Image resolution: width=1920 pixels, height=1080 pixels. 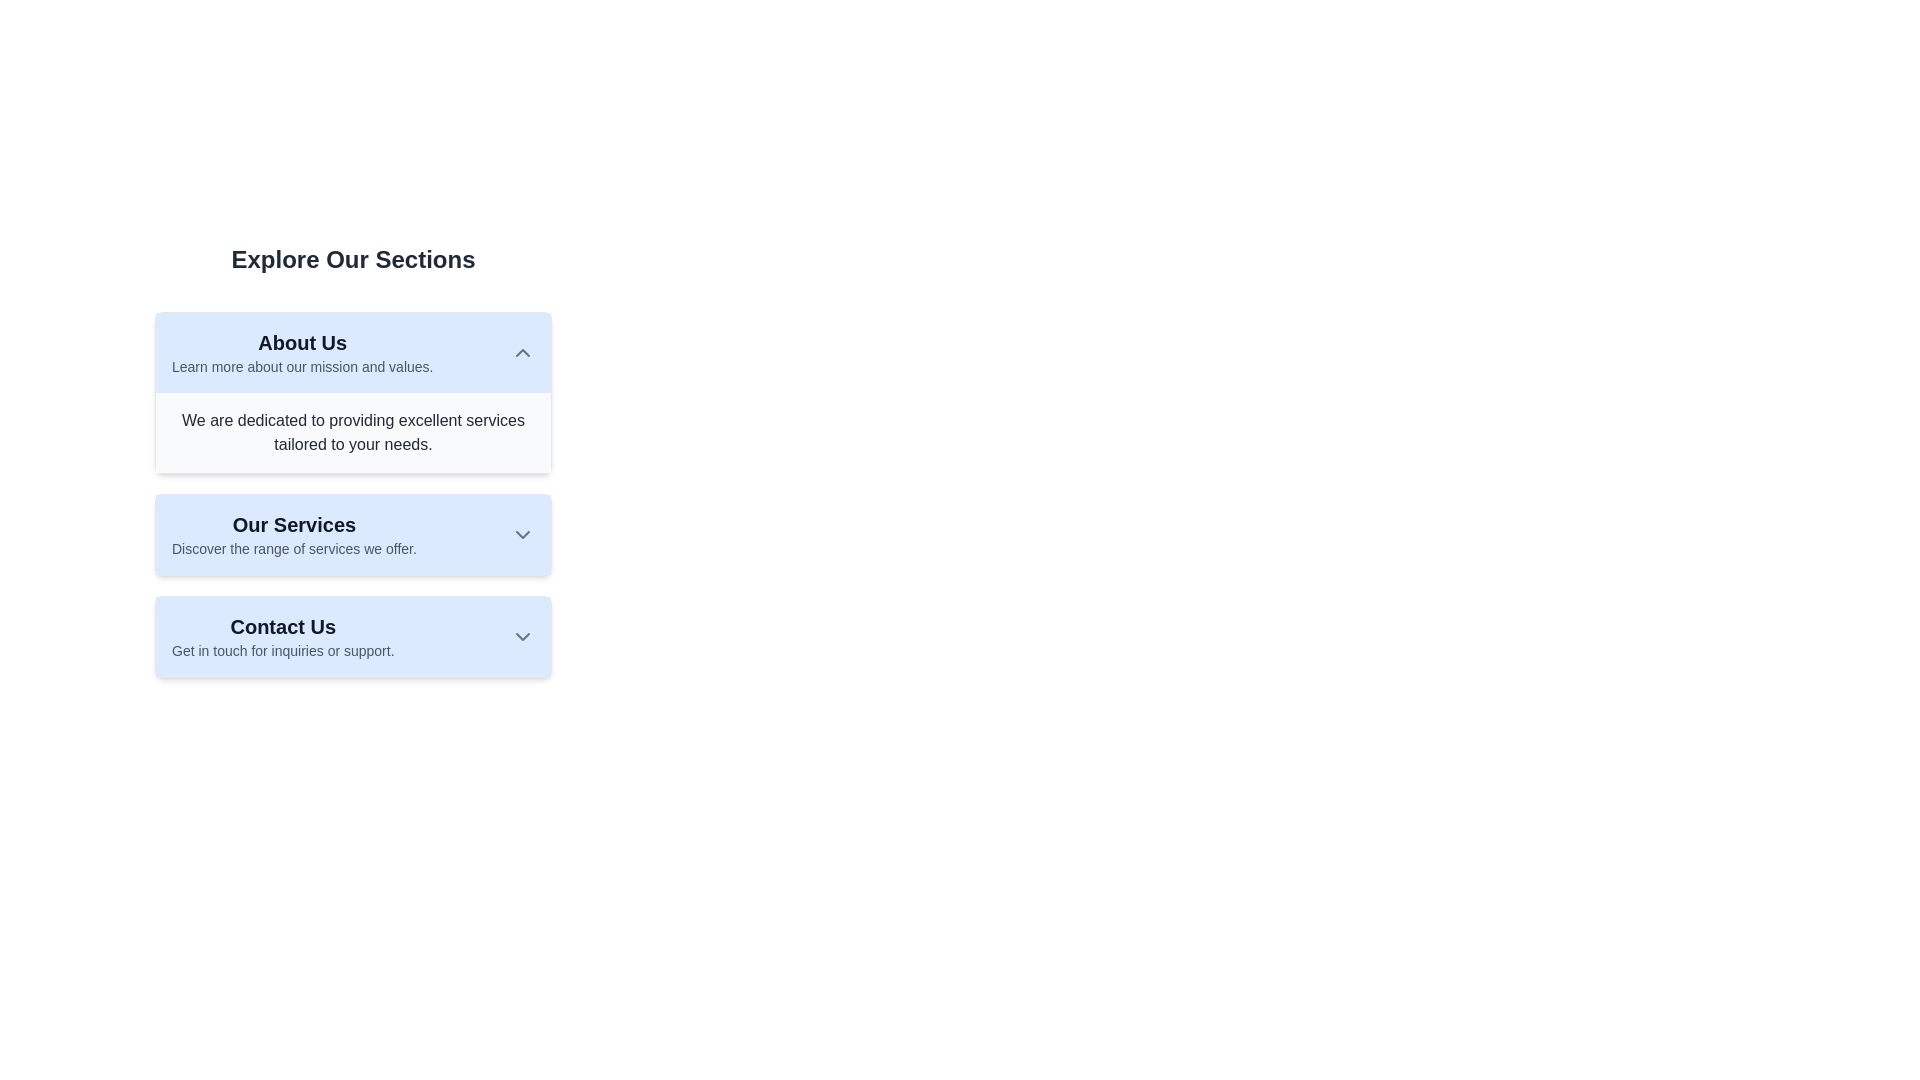 I want to click on the 'Contact Us' section header which has a light blue background, bold black header text, and a downward chevron icon on the right, so click(x=353, y=636).